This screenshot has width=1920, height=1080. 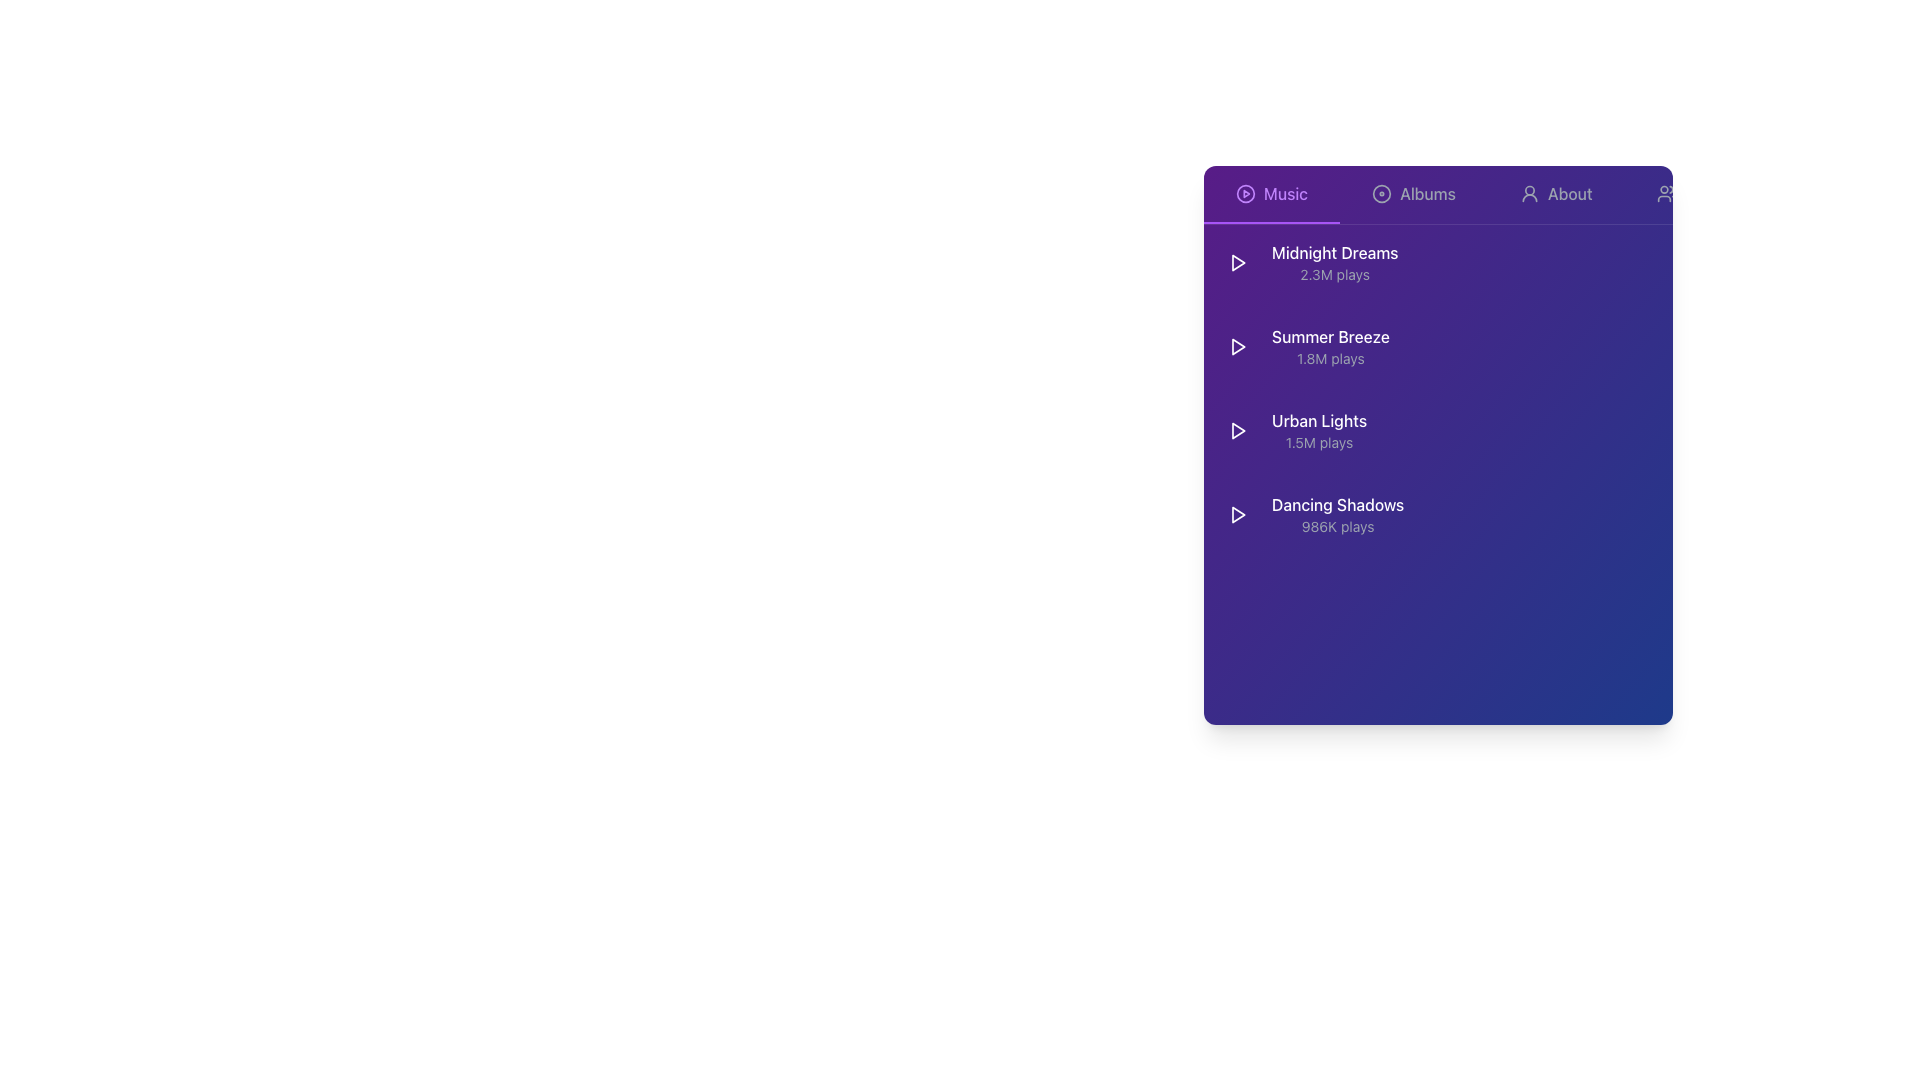 What do you see at coordinates (1338, 514) in the screenshot?
I see `the label displaying the title and subtitle of the song, which is the fourth item in the vertical list under the 'Music' heading in the right panel` at bounding box center [1338, 514].